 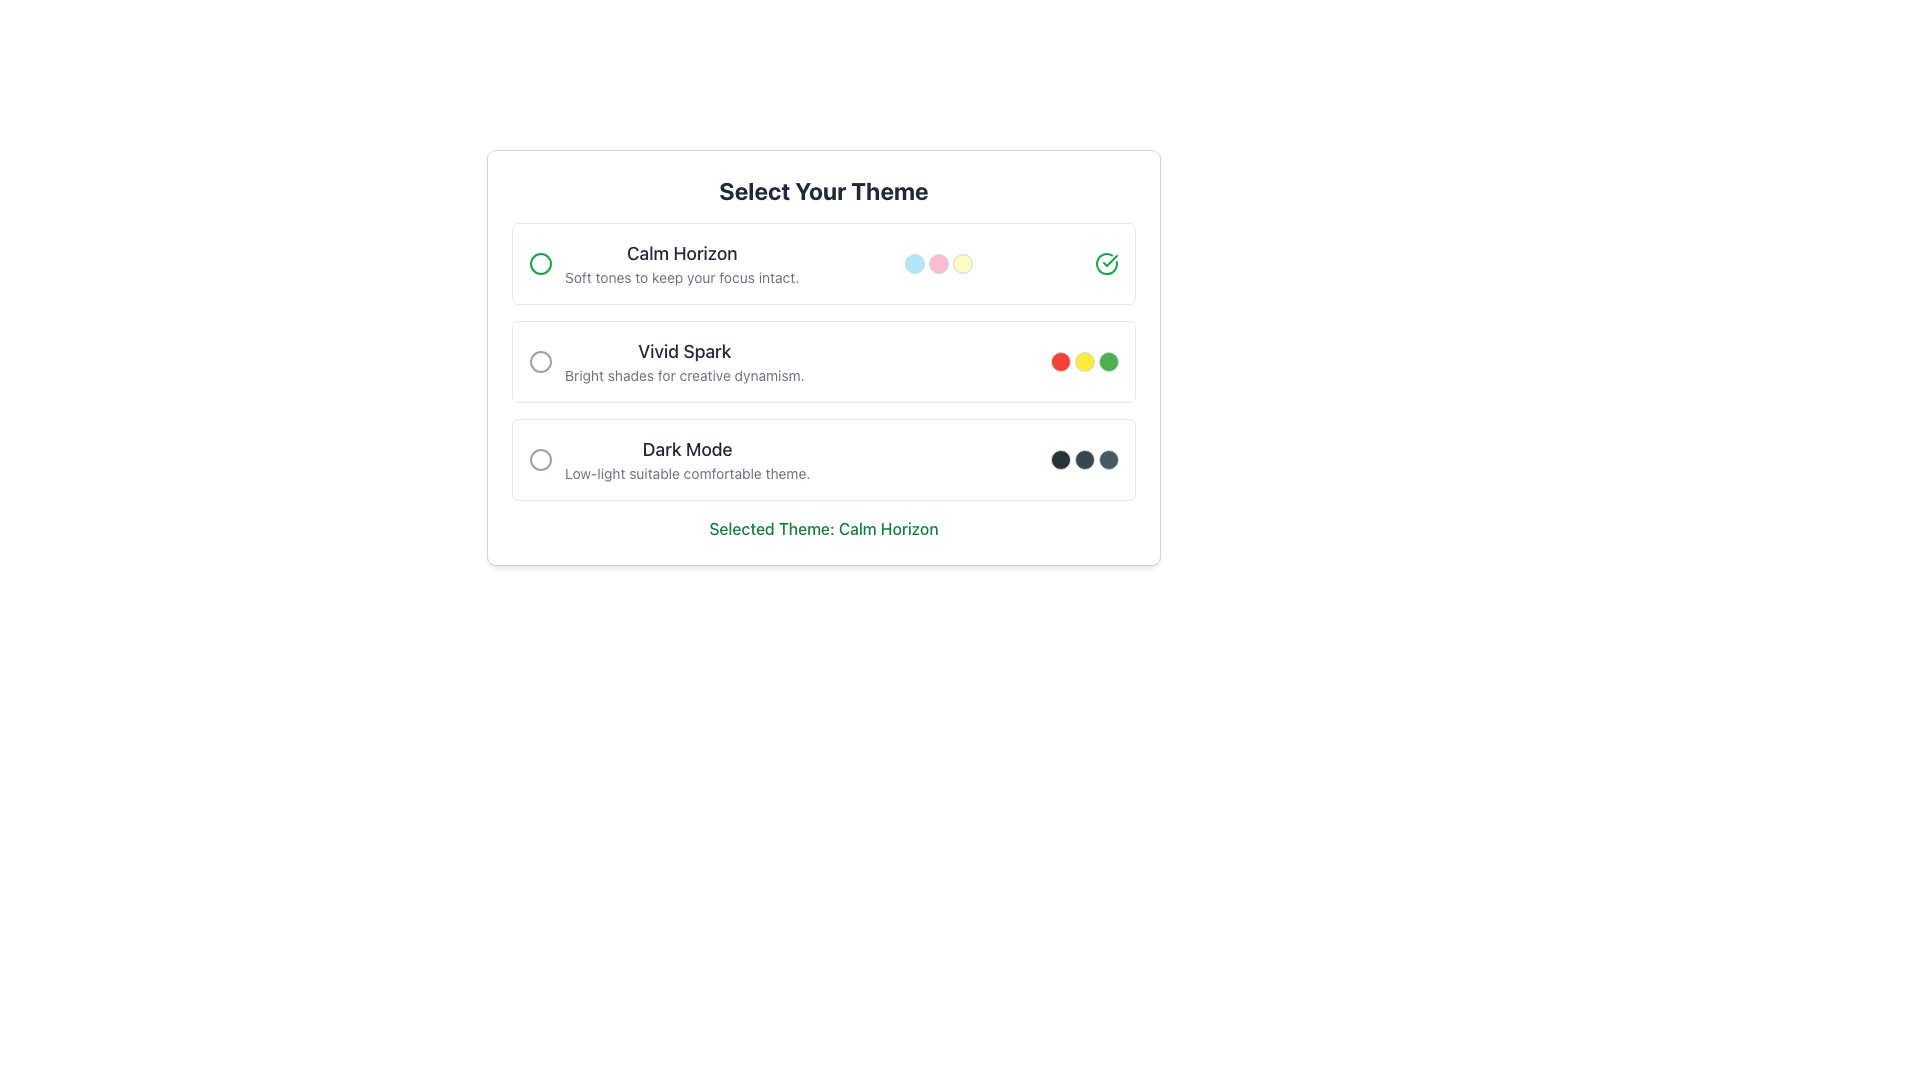 I want to click on the visual indicator icon that confirms the selection of the 'Calm Horizon' theme option, so click(x=1109, y=260).